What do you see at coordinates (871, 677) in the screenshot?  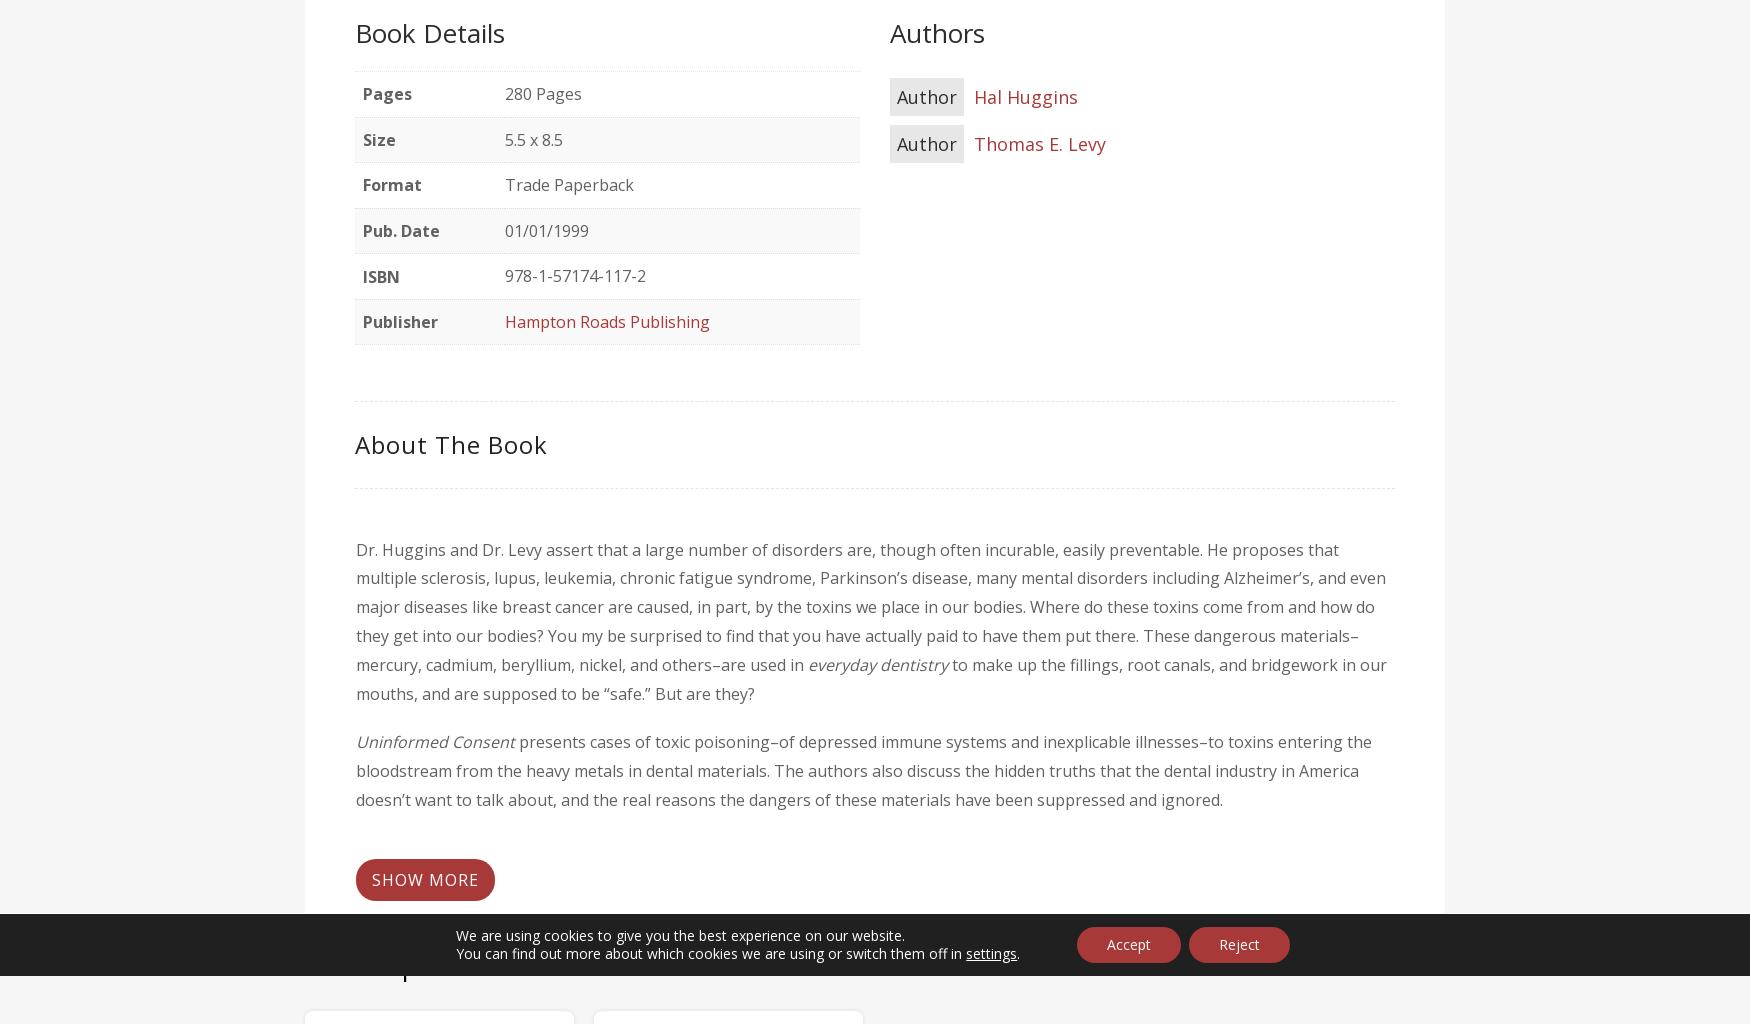 I see `'to make up the fillings, root canals, and bridgework in our mouths, and are supposed to be “safe.” But are they?'` at bounding box center [871, 677].